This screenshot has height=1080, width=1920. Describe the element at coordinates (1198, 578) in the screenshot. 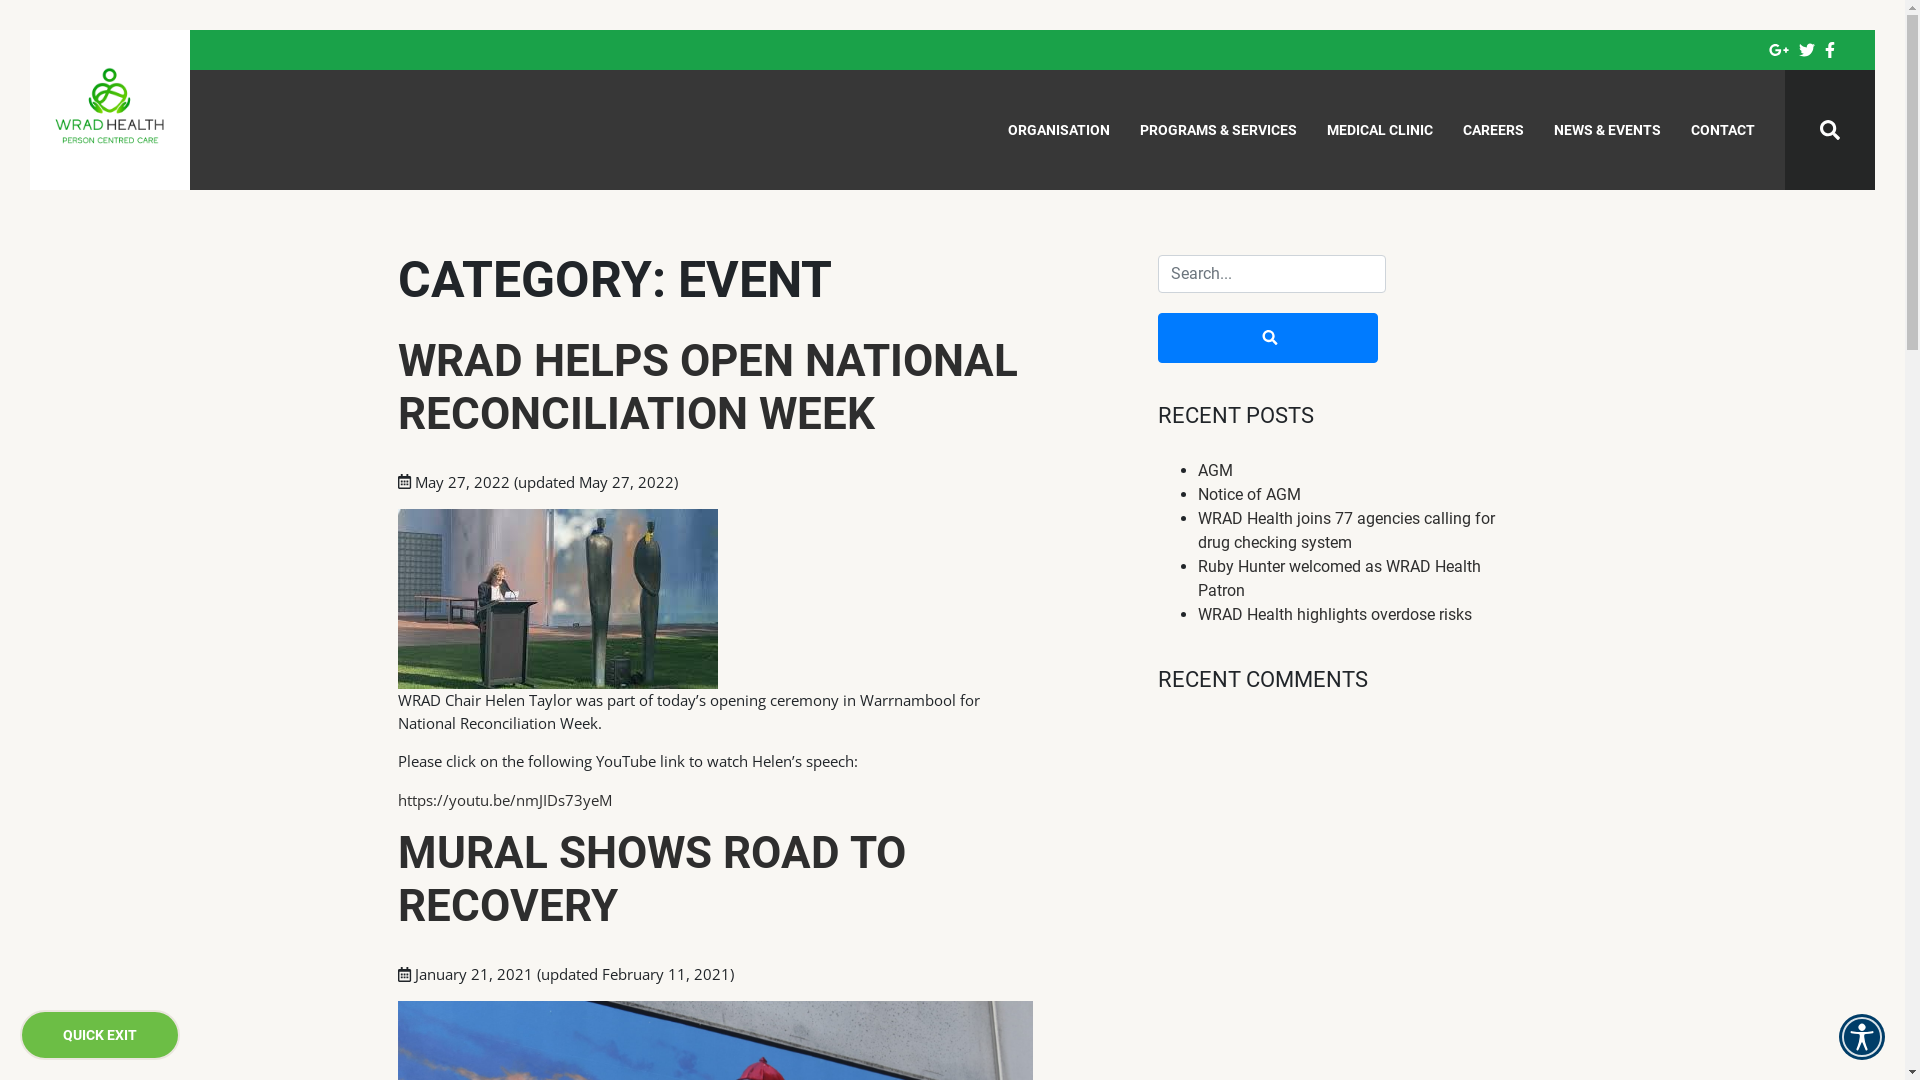

I see `'Ruby Hunter welcomed as WRAD Health Patron'` at that location.